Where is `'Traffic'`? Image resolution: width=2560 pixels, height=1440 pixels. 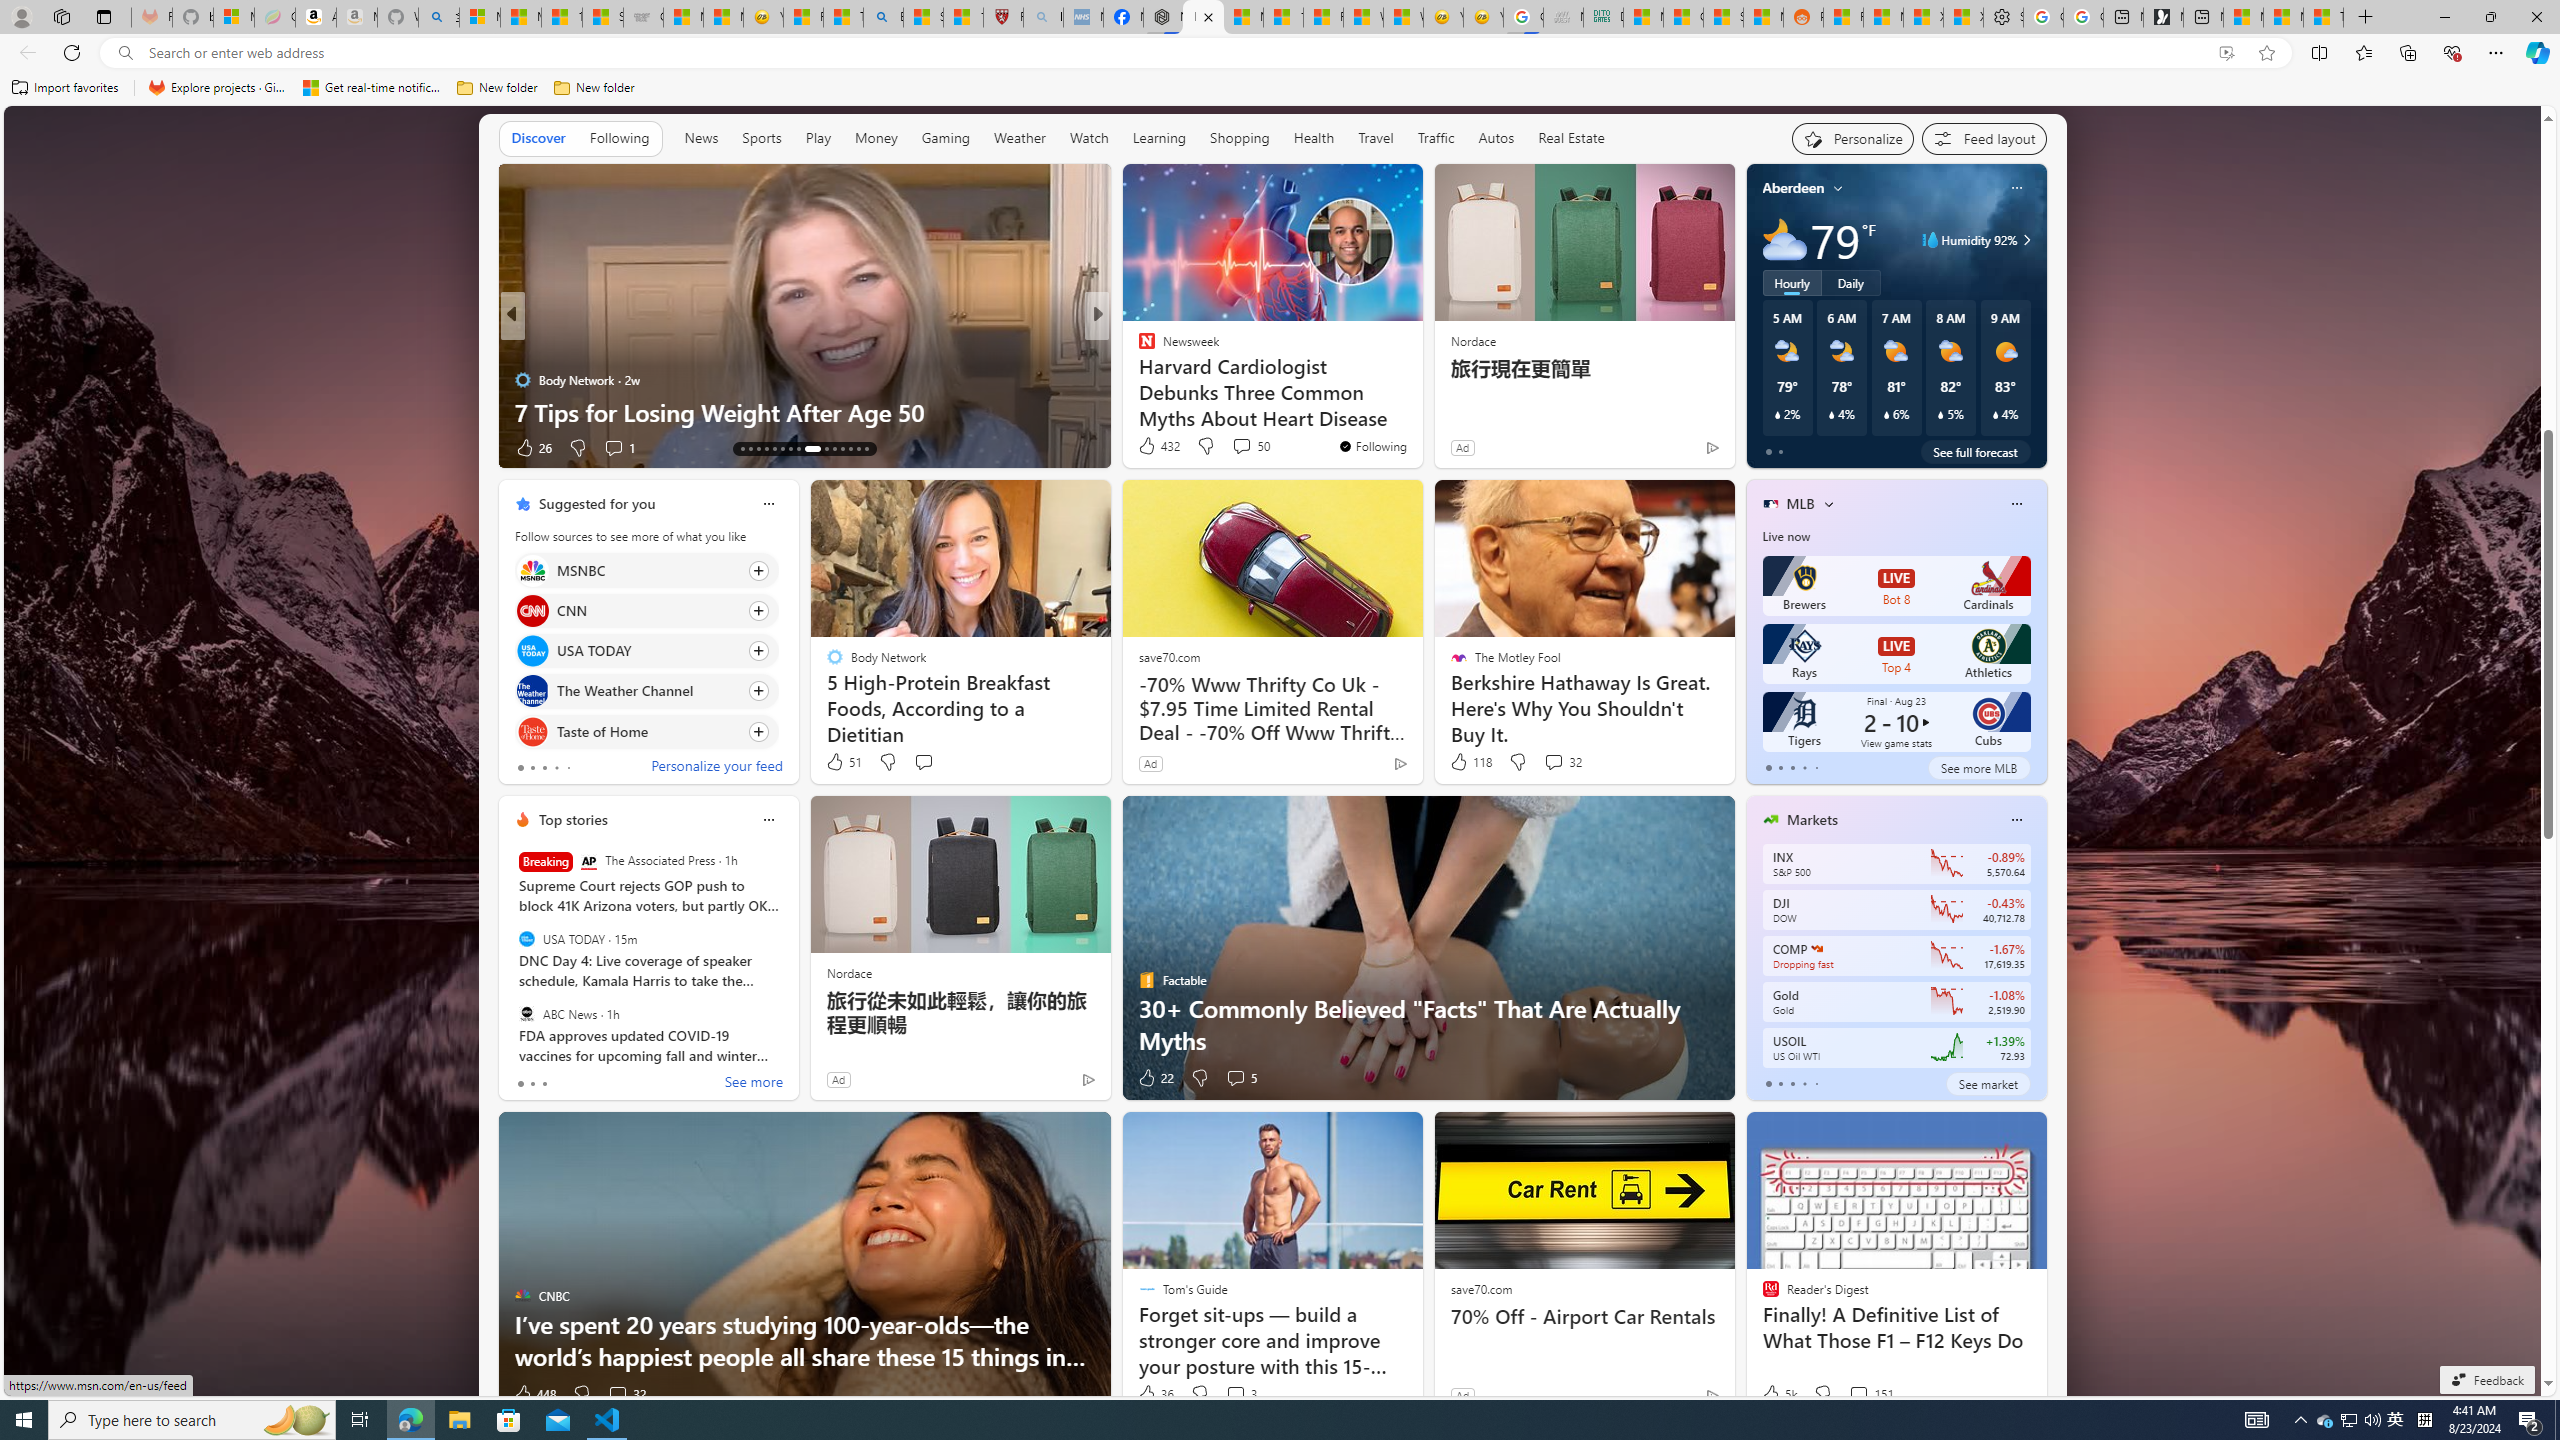 'Traffic' is located at coordinates (1435, 138).